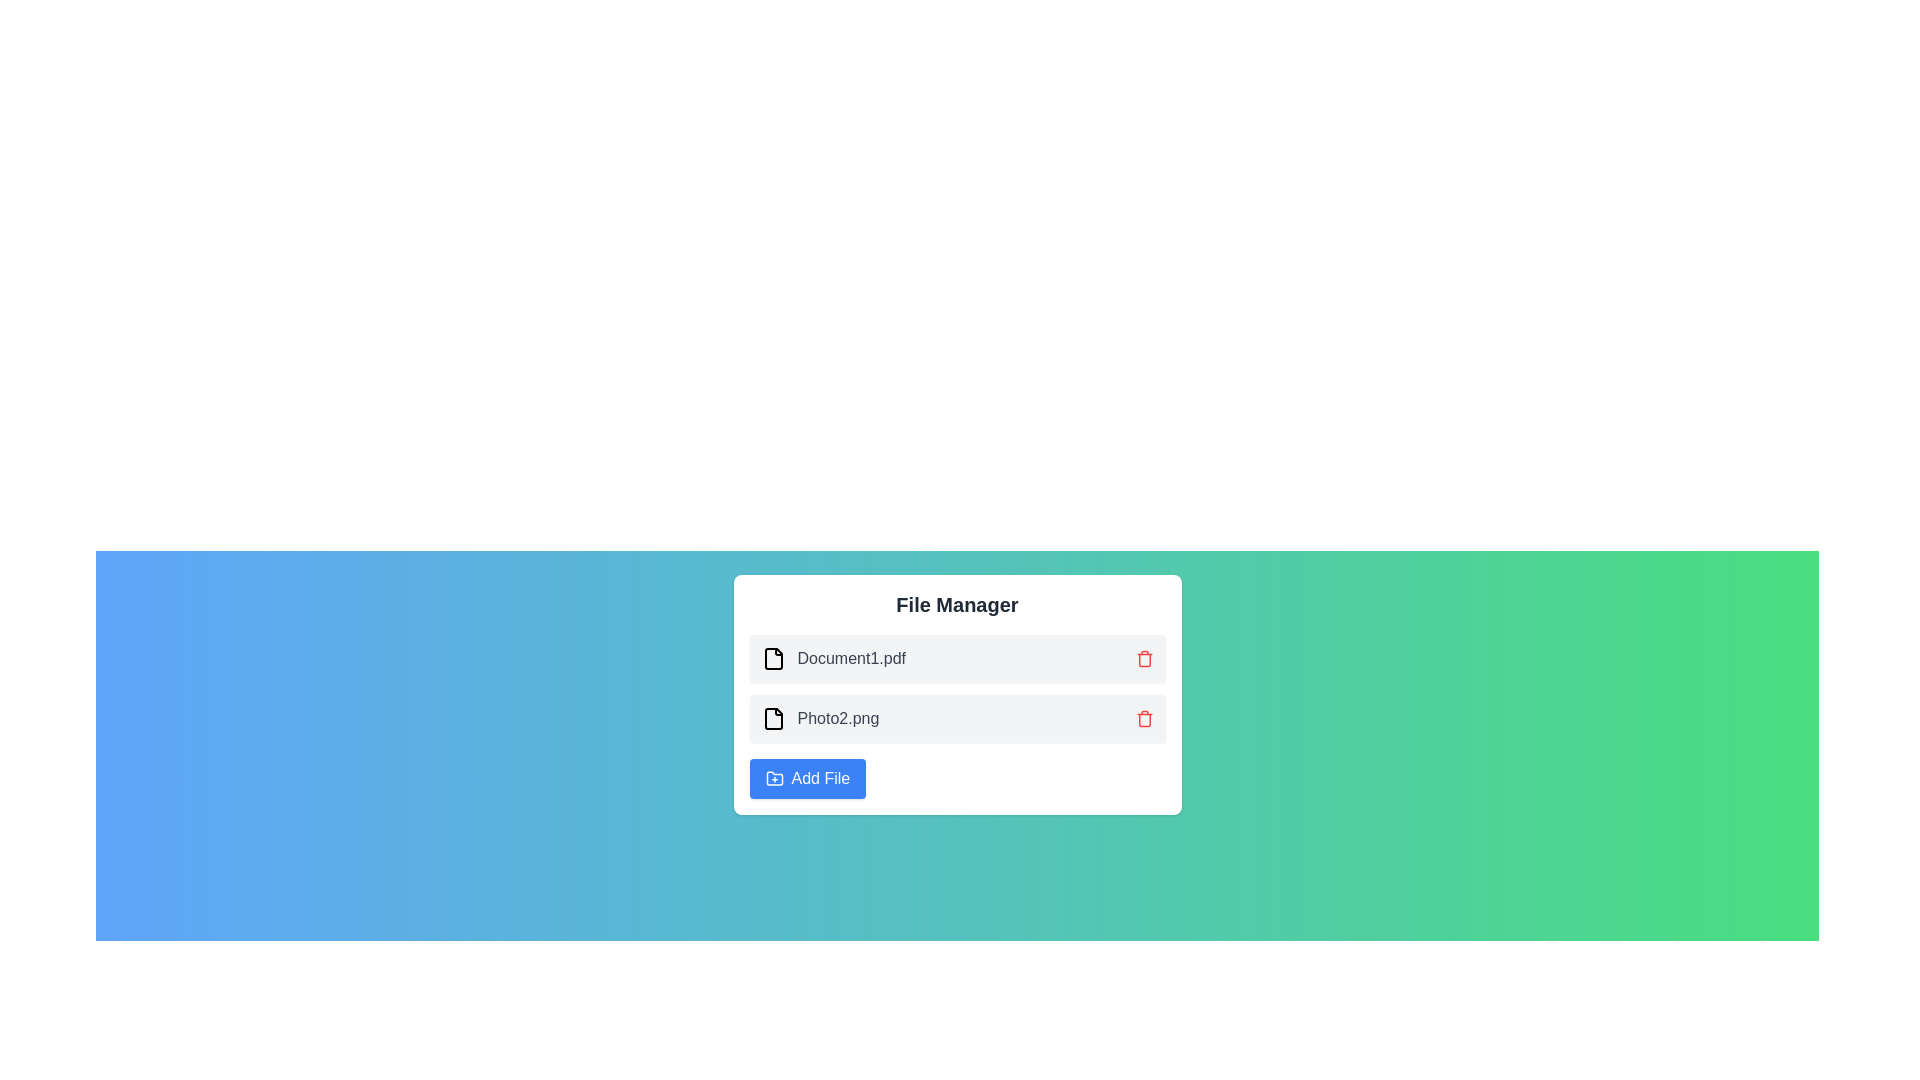  I want to click on the 'Add File' button which contains an icon for adding or creating a new file or folder, located at the bottom section of the file manager interface, so click(773, 778).